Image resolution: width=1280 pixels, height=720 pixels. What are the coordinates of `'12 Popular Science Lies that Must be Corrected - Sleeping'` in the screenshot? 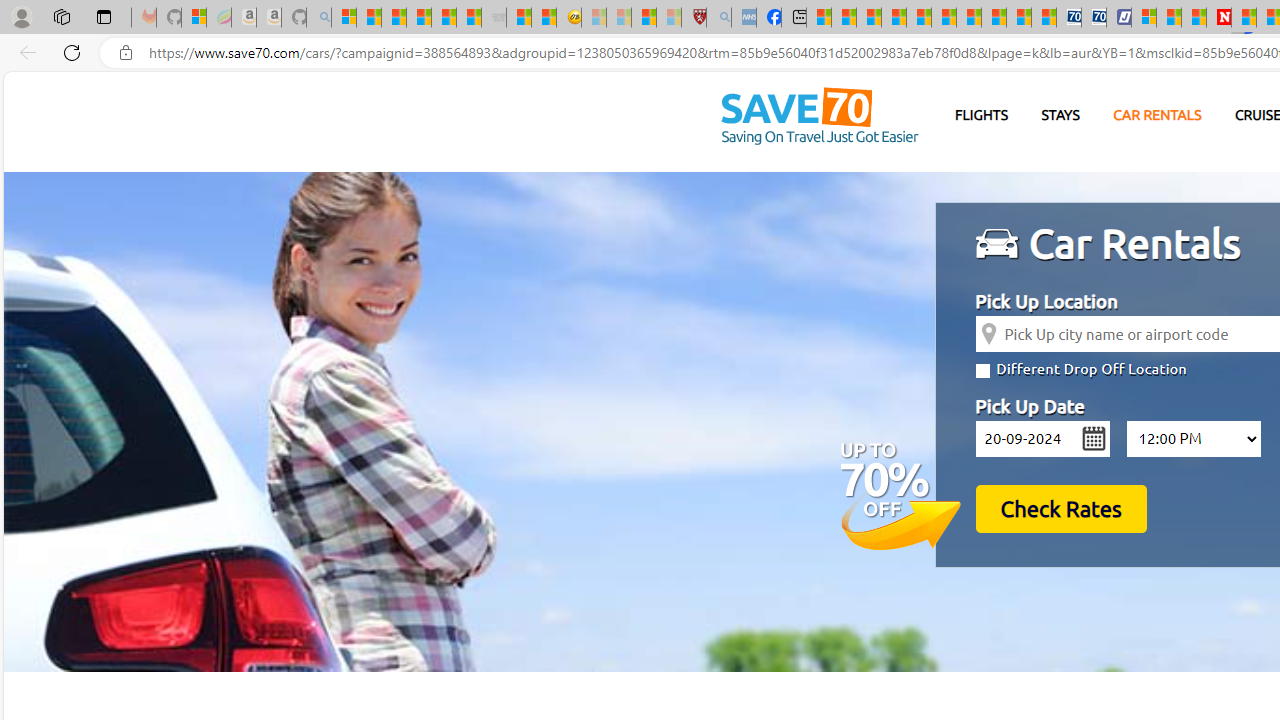 It's located at (668, 17).